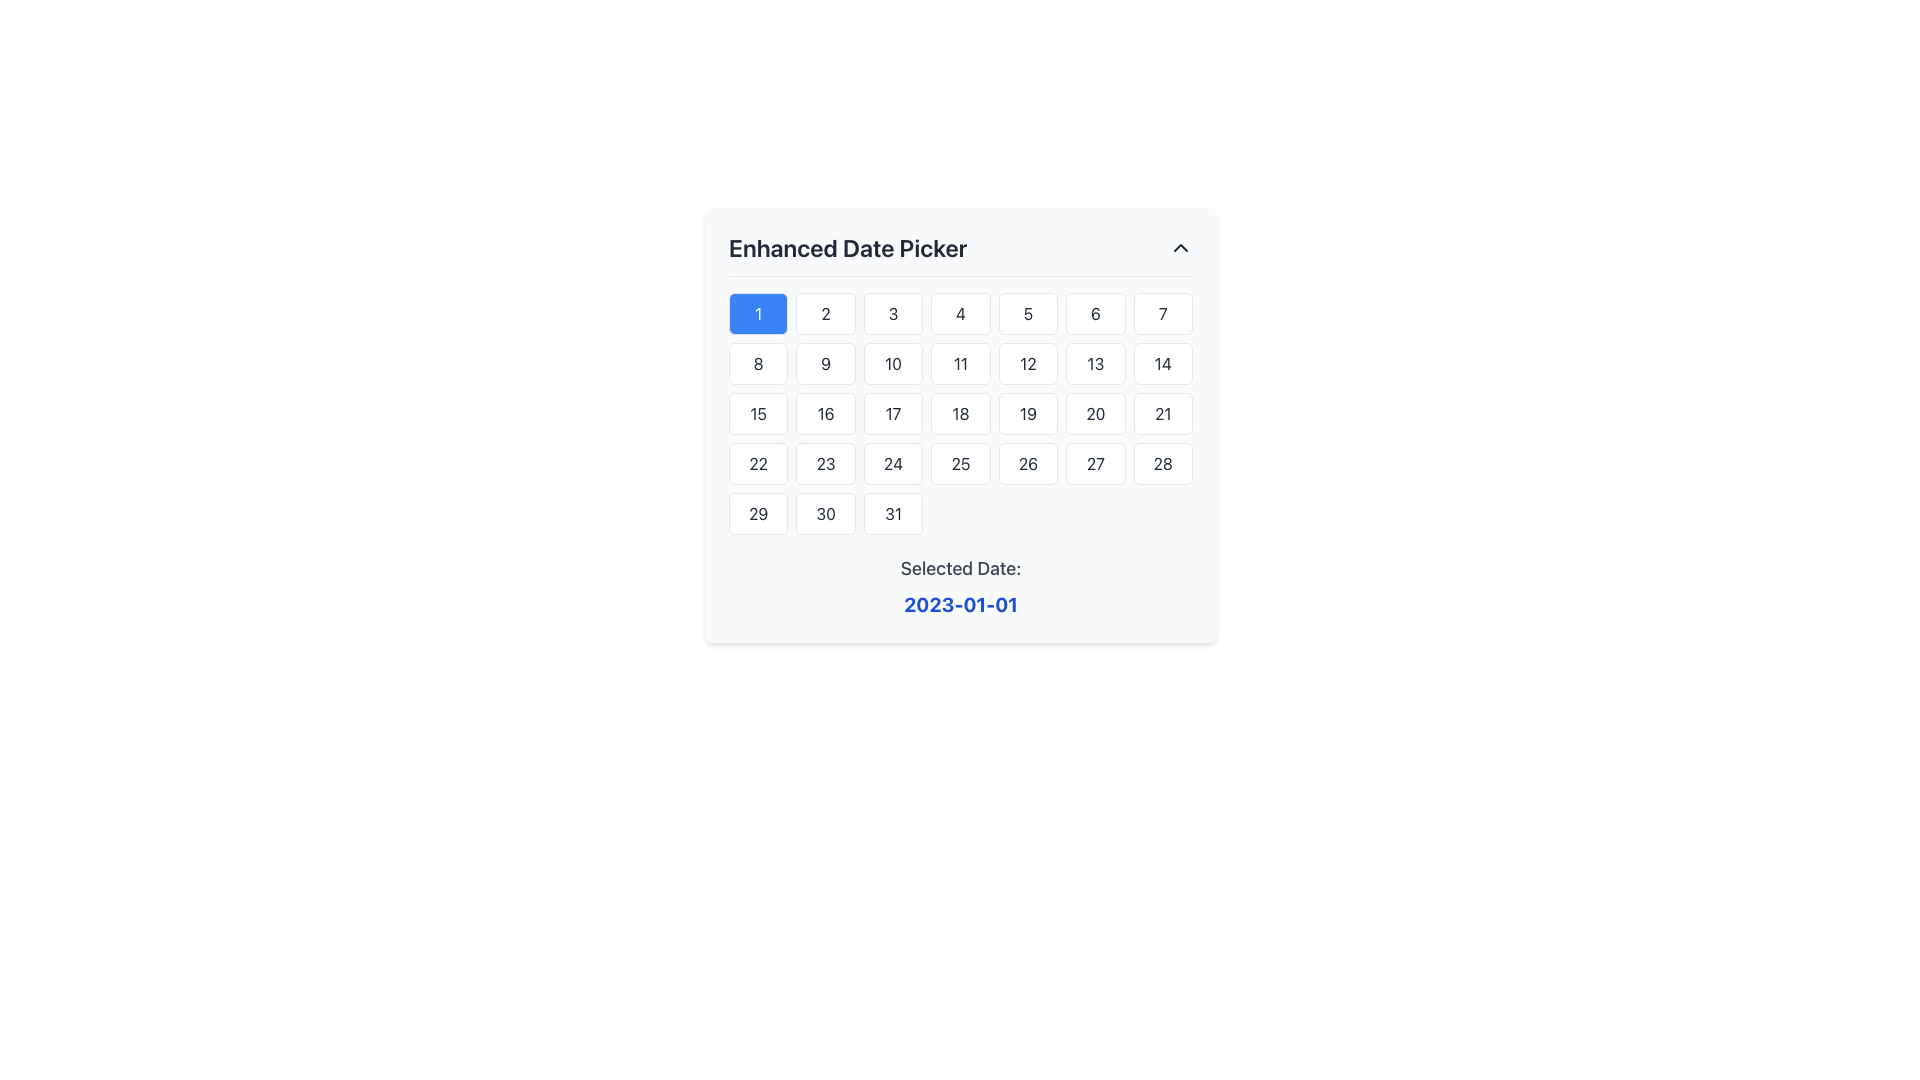  I want to click on the button representing the number '25' in the date picker, so click(960, 463).